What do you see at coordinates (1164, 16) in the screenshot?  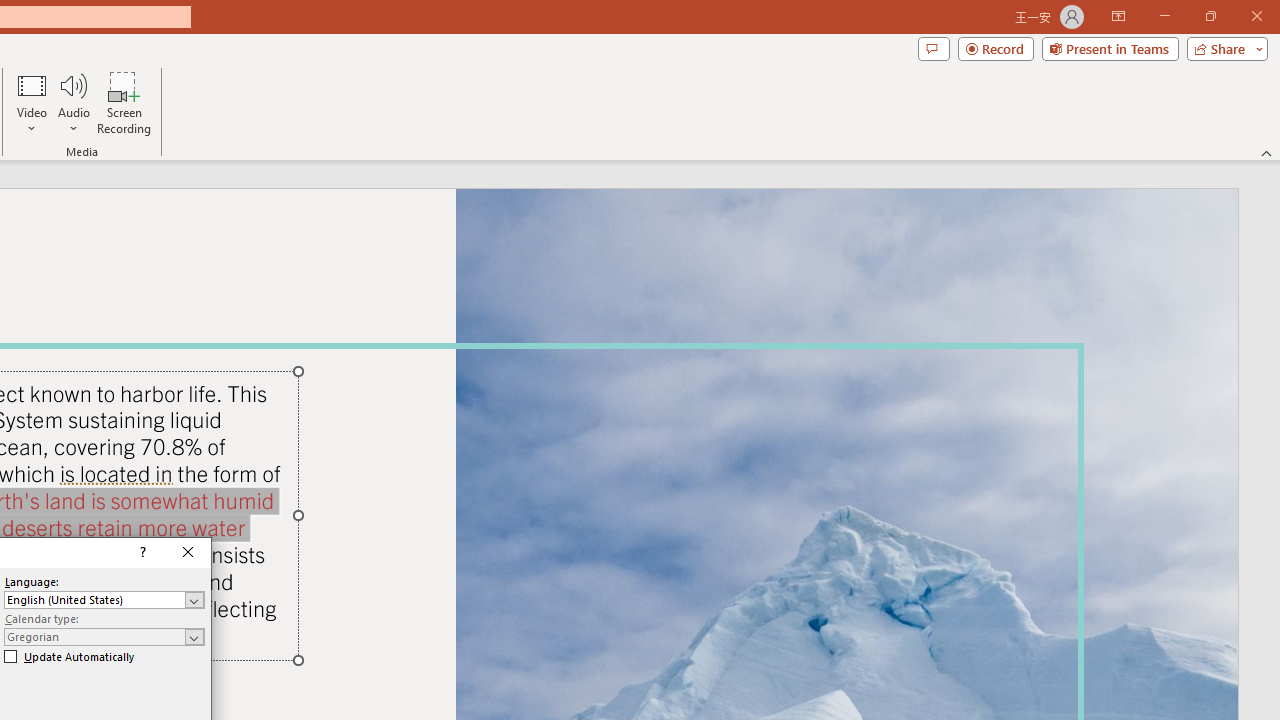 I see `'Minimize'` at bounding box center [1164, 16].